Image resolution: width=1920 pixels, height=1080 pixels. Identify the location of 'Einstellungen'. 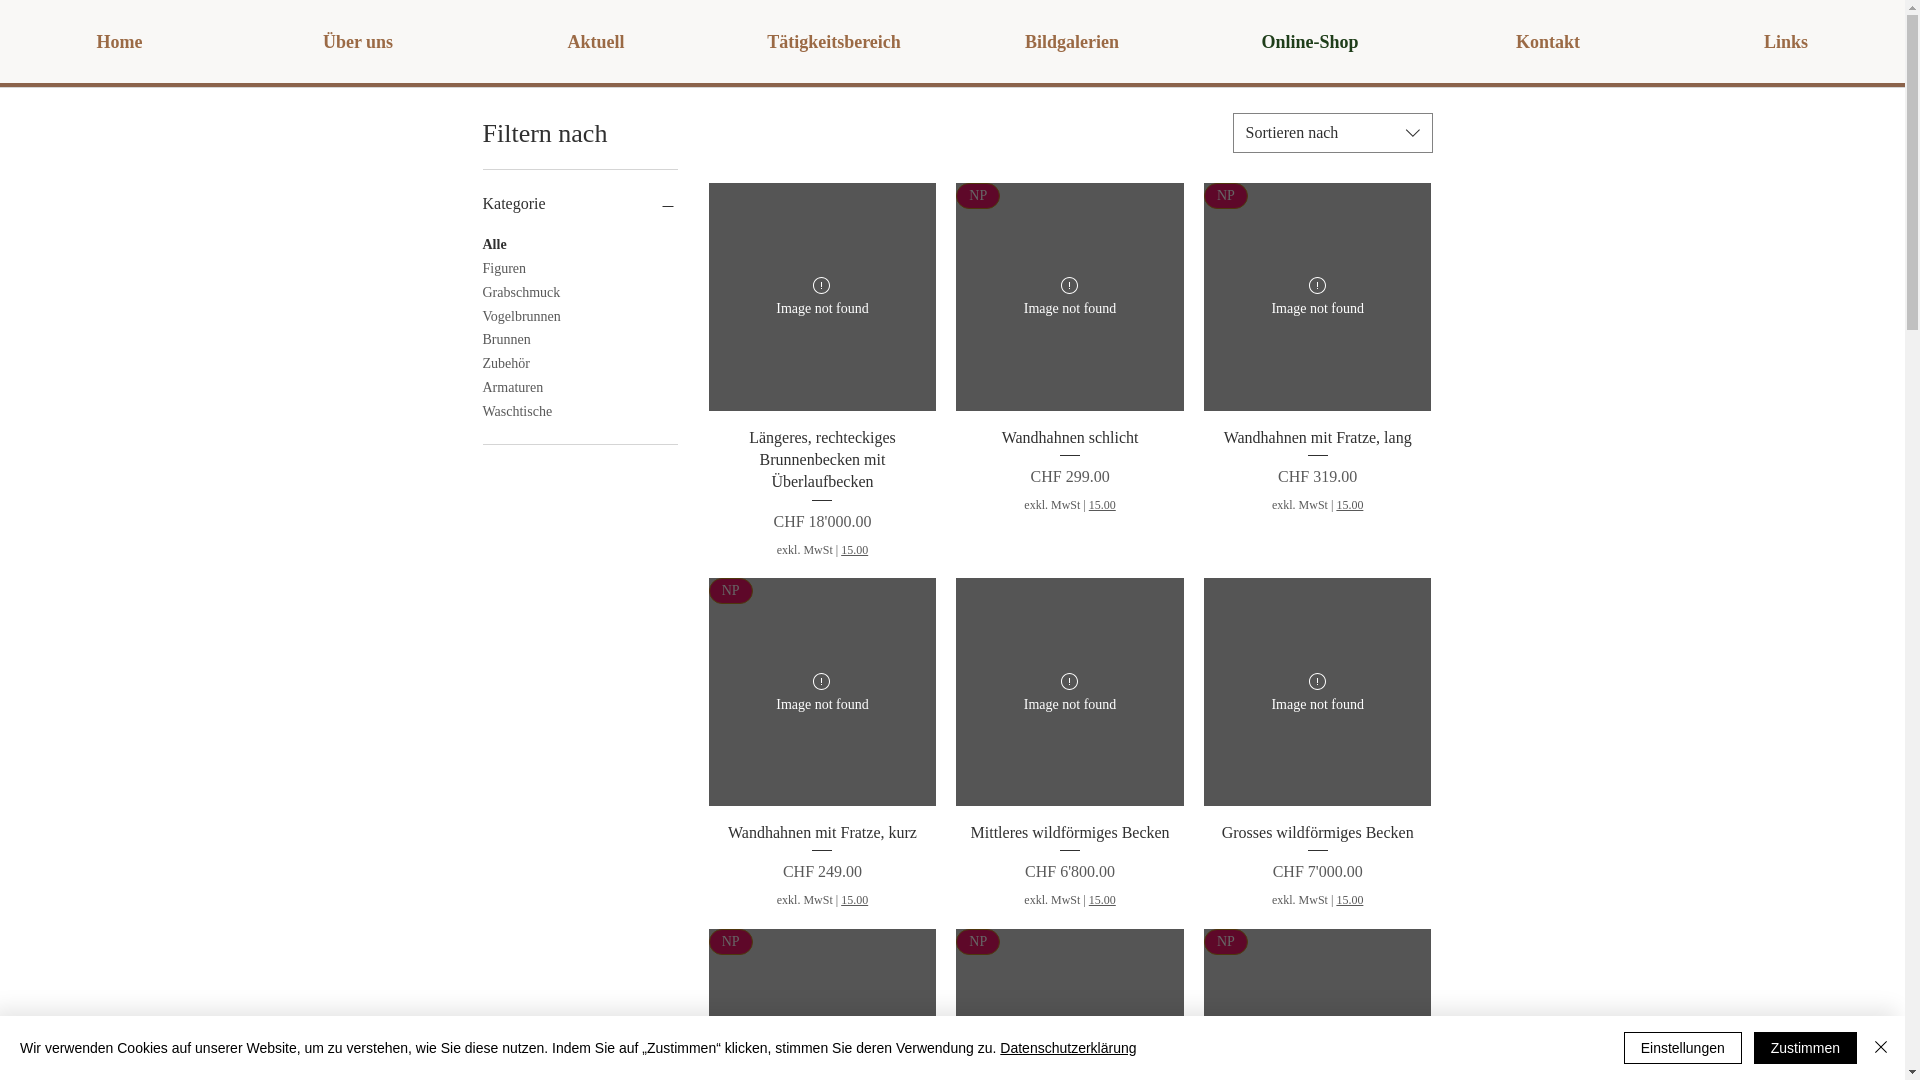
(1623, 1047).